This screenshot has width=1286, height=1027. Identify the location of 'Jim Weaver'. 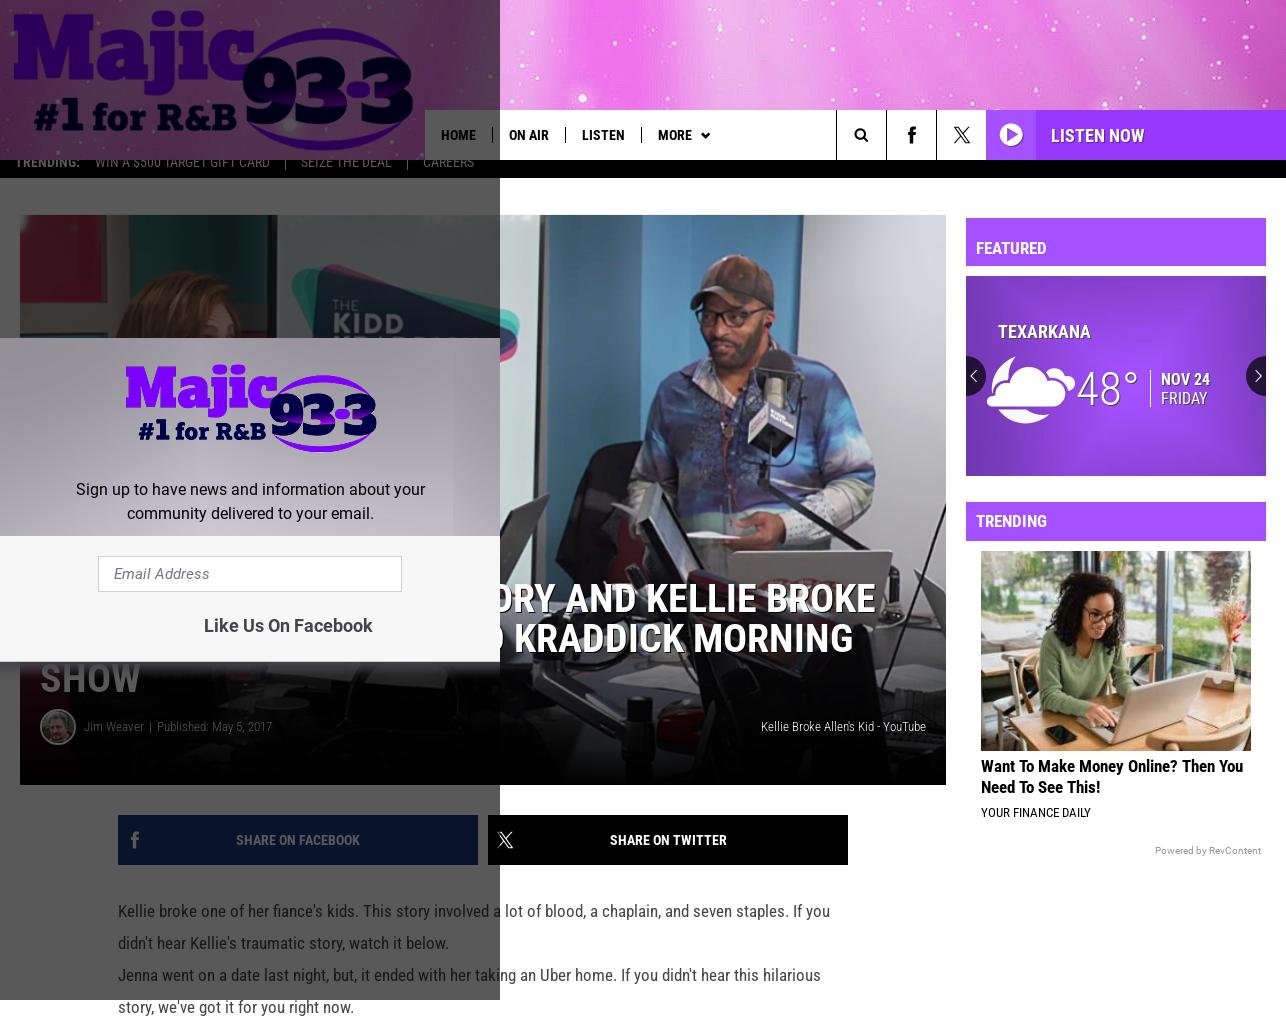
(83, 740).